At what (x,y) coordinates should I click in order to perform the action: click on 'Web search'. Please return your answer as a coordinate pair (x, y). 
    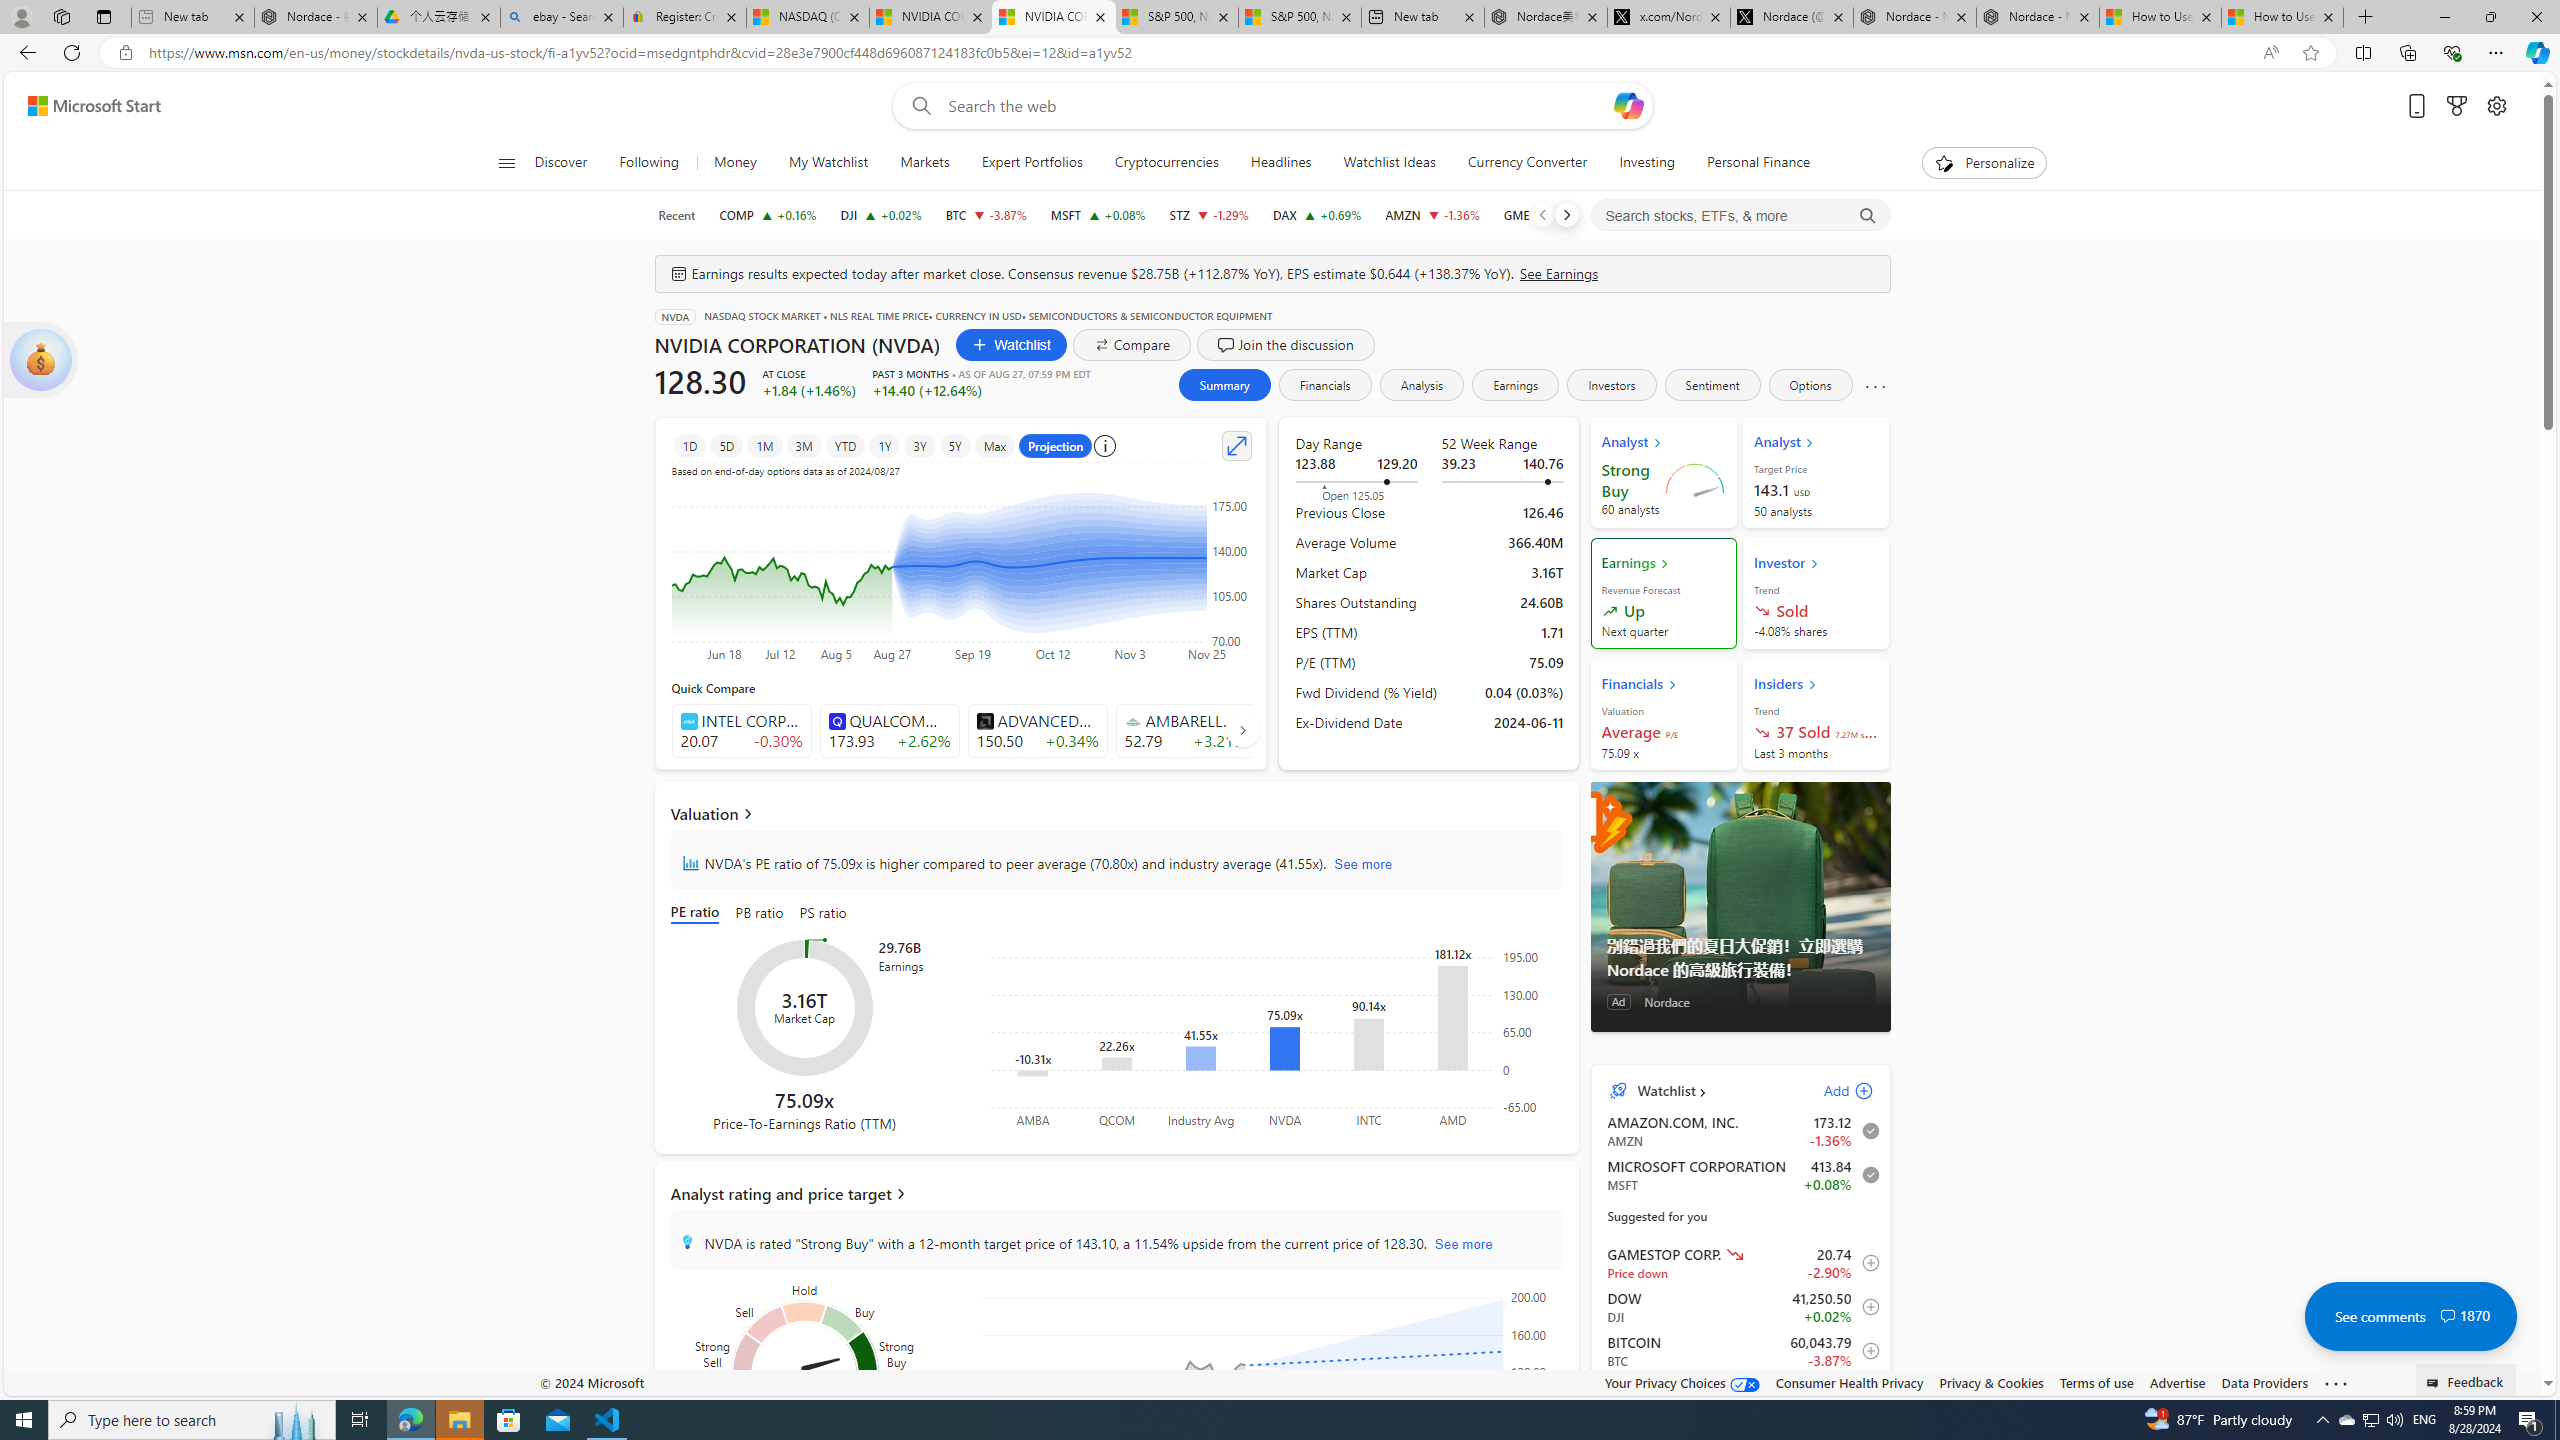
    Looking at the image, I should click on (916, 106).